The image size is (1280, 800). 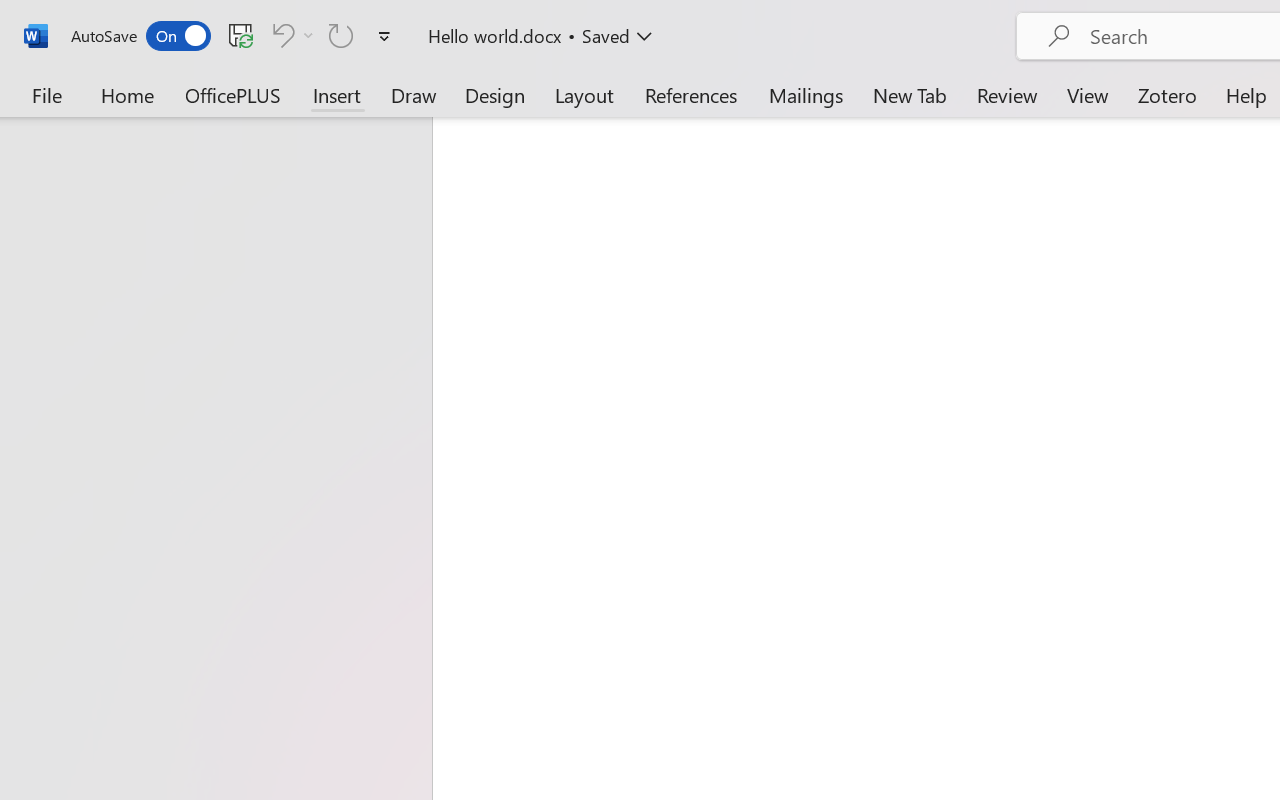 What do you see at coordinates (583, 94) in the screenshot?
I see `'Layout'` at bounding box center [583, 94].